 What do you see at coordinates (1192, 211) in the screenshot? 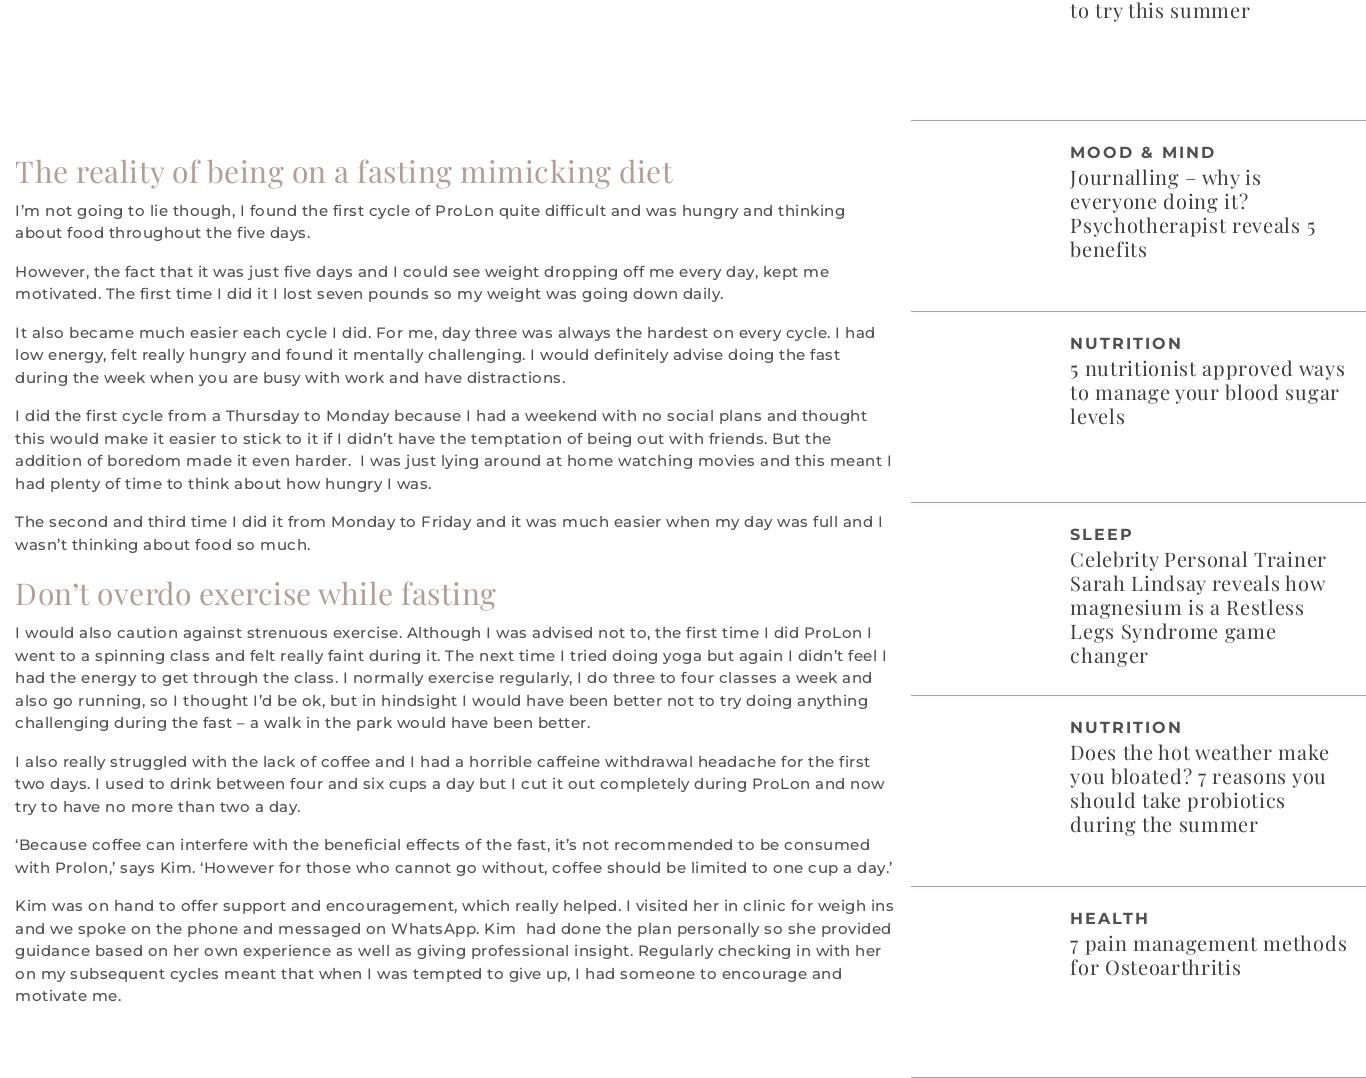
I see `'Journalling – why is everyone doing it? Psychotherapist reveals 5 benefits'` at bounding box center [1192, 211].